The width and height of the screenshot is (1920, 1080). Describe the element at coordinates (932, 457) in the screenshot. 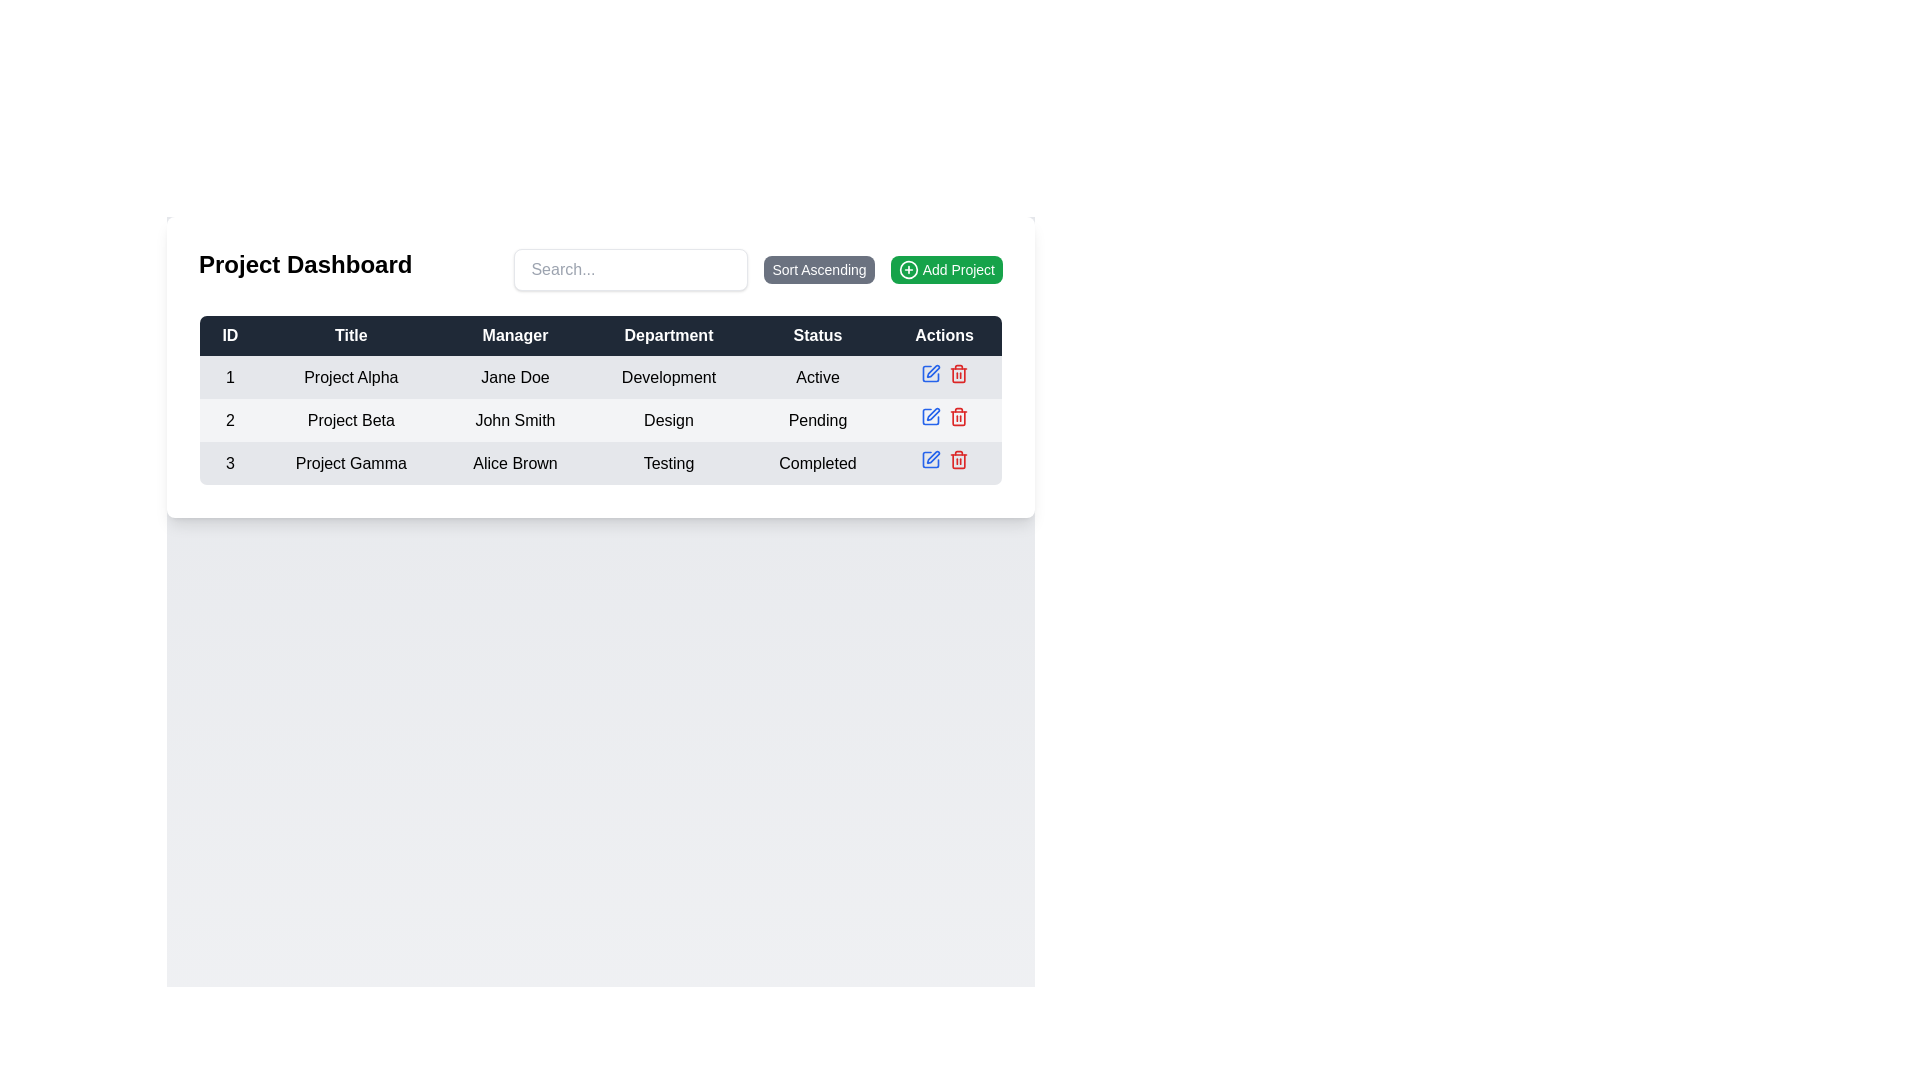

I see `the pen icon button located in the 'Actions' column of the third row of the table, which is styled in a blue outline and indicates editing capabilities` at that location.